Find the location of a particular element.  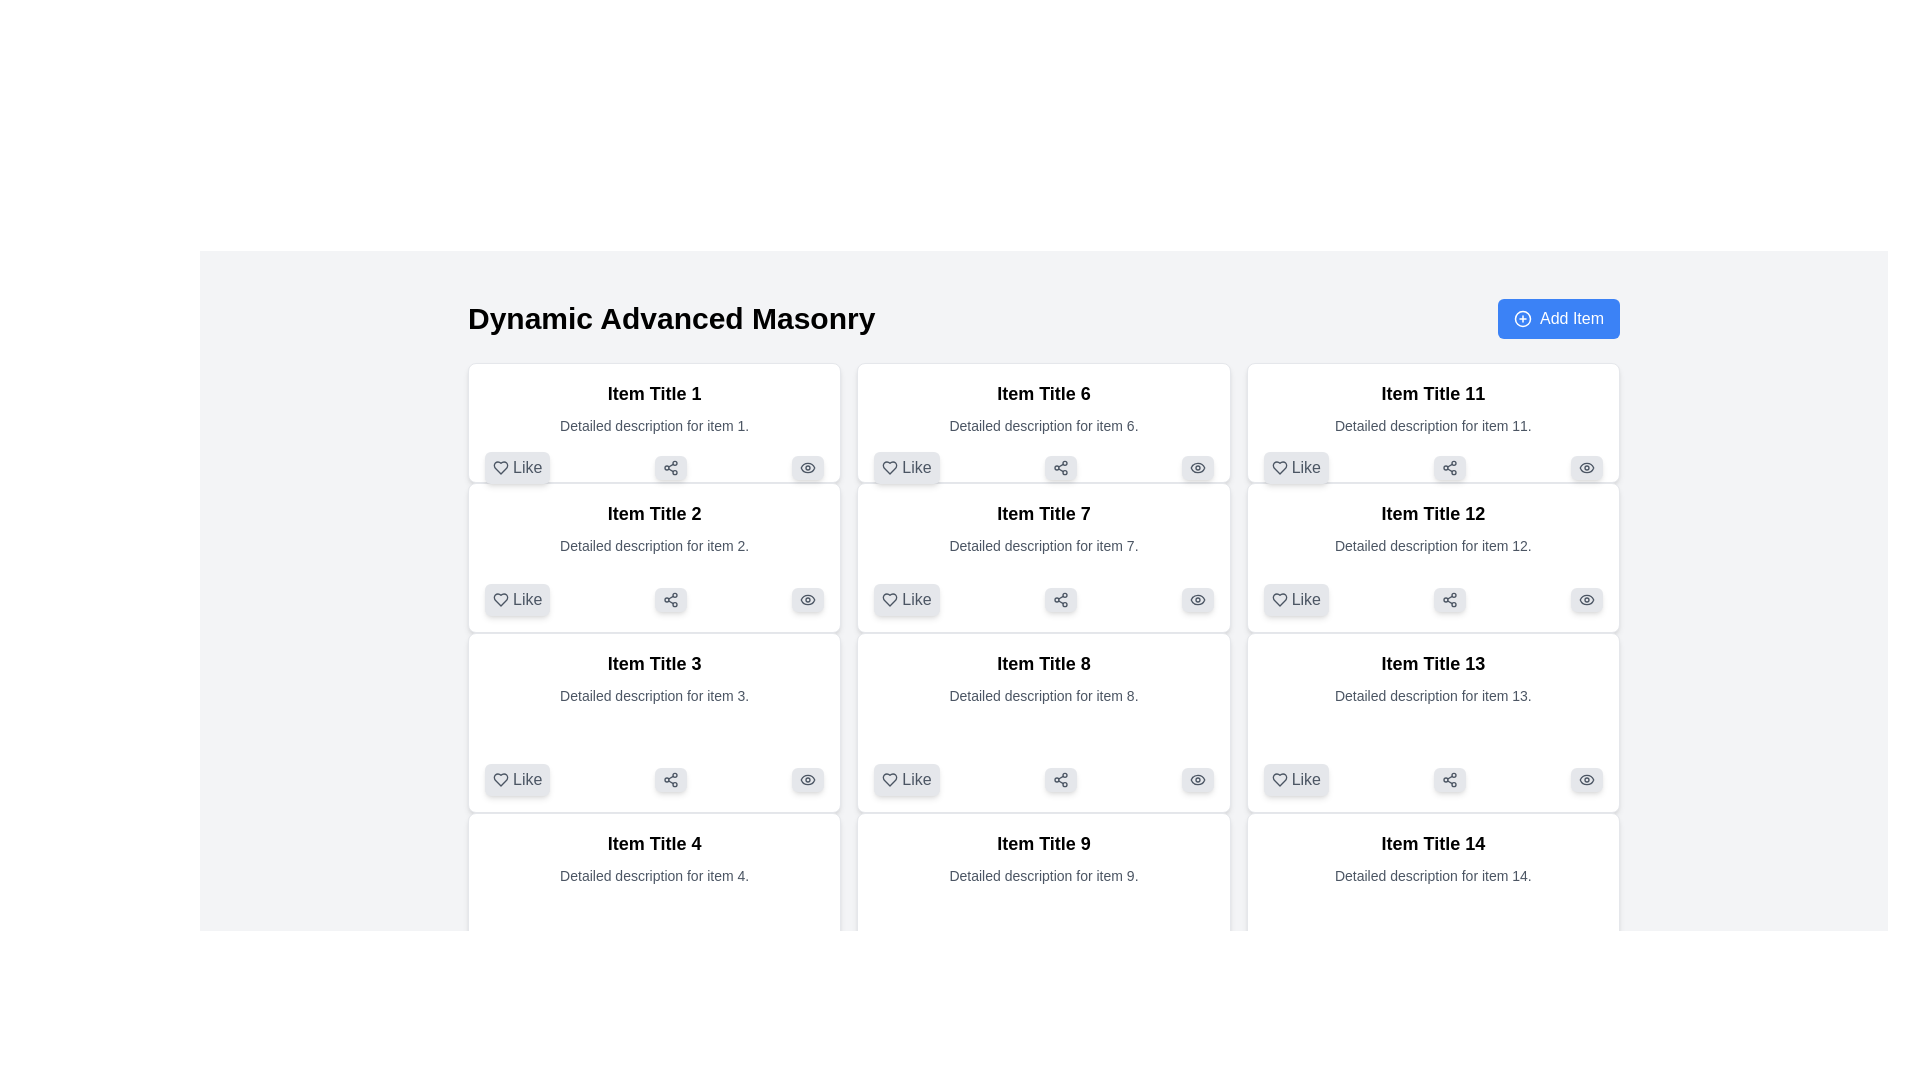

the text label providing additional information for item 12, located beneath 'Item Title 12' and above the interactive buttons is located at coordinates (1432, 546).